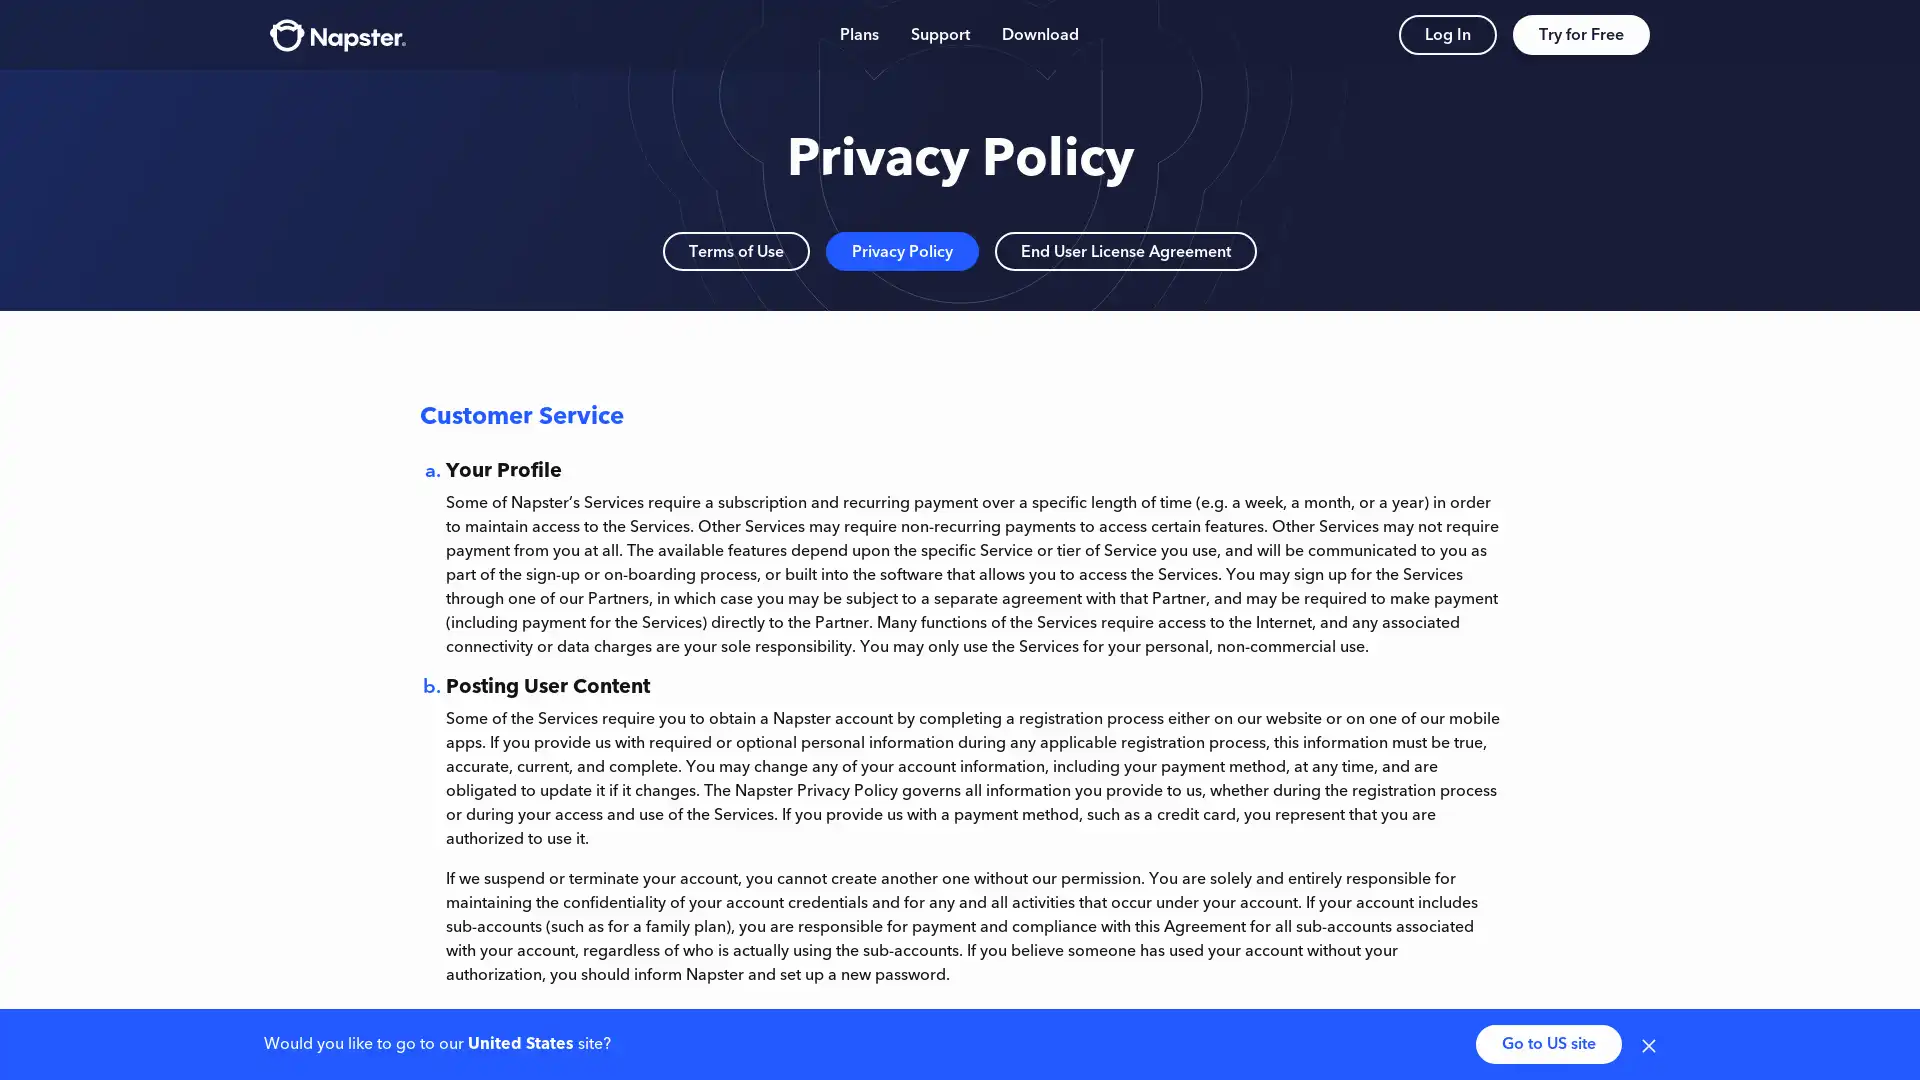 The width and height of the screenshot is (1920, 1080). What do you see at coordinates (1427, 919) in the screenshot?
I see `Accept` at bounding box center [1427, 919].